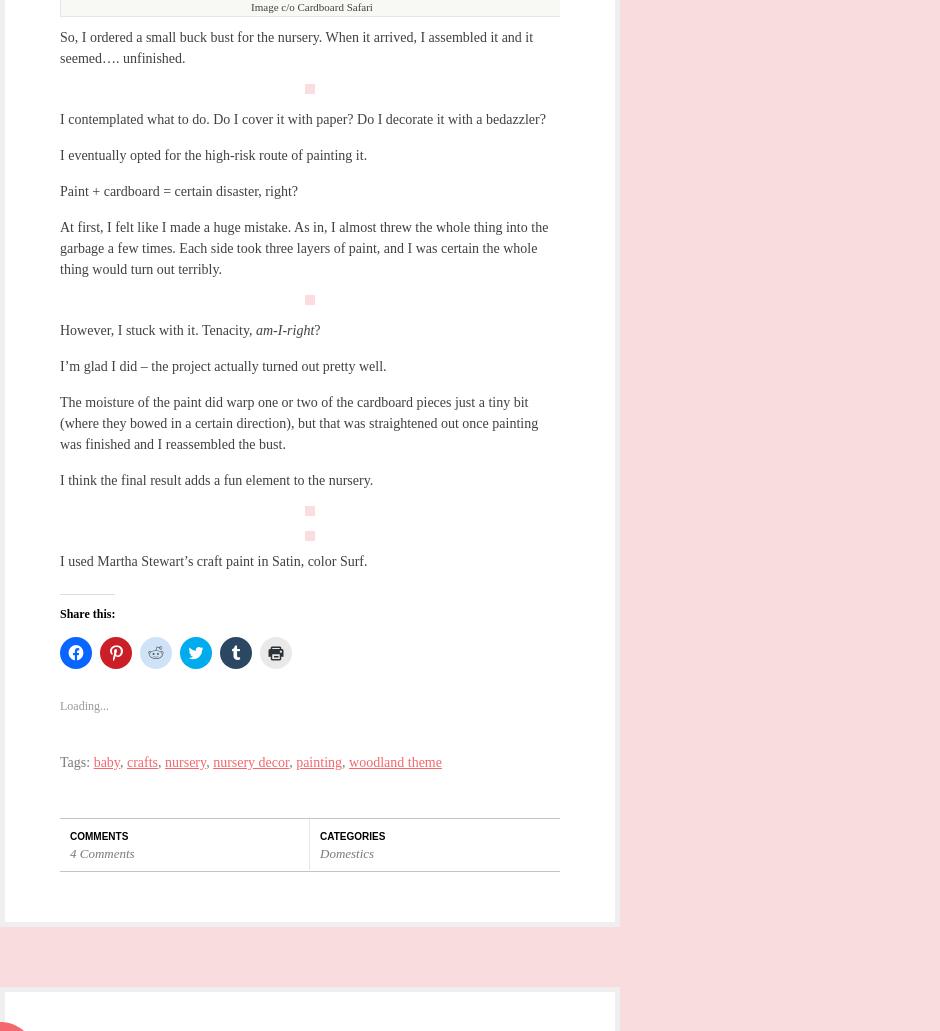  Describe the element at coordinates (212, 154) in the screenshot. I see `'I eventually opted for the high-risk route of painting it.'` at that location.